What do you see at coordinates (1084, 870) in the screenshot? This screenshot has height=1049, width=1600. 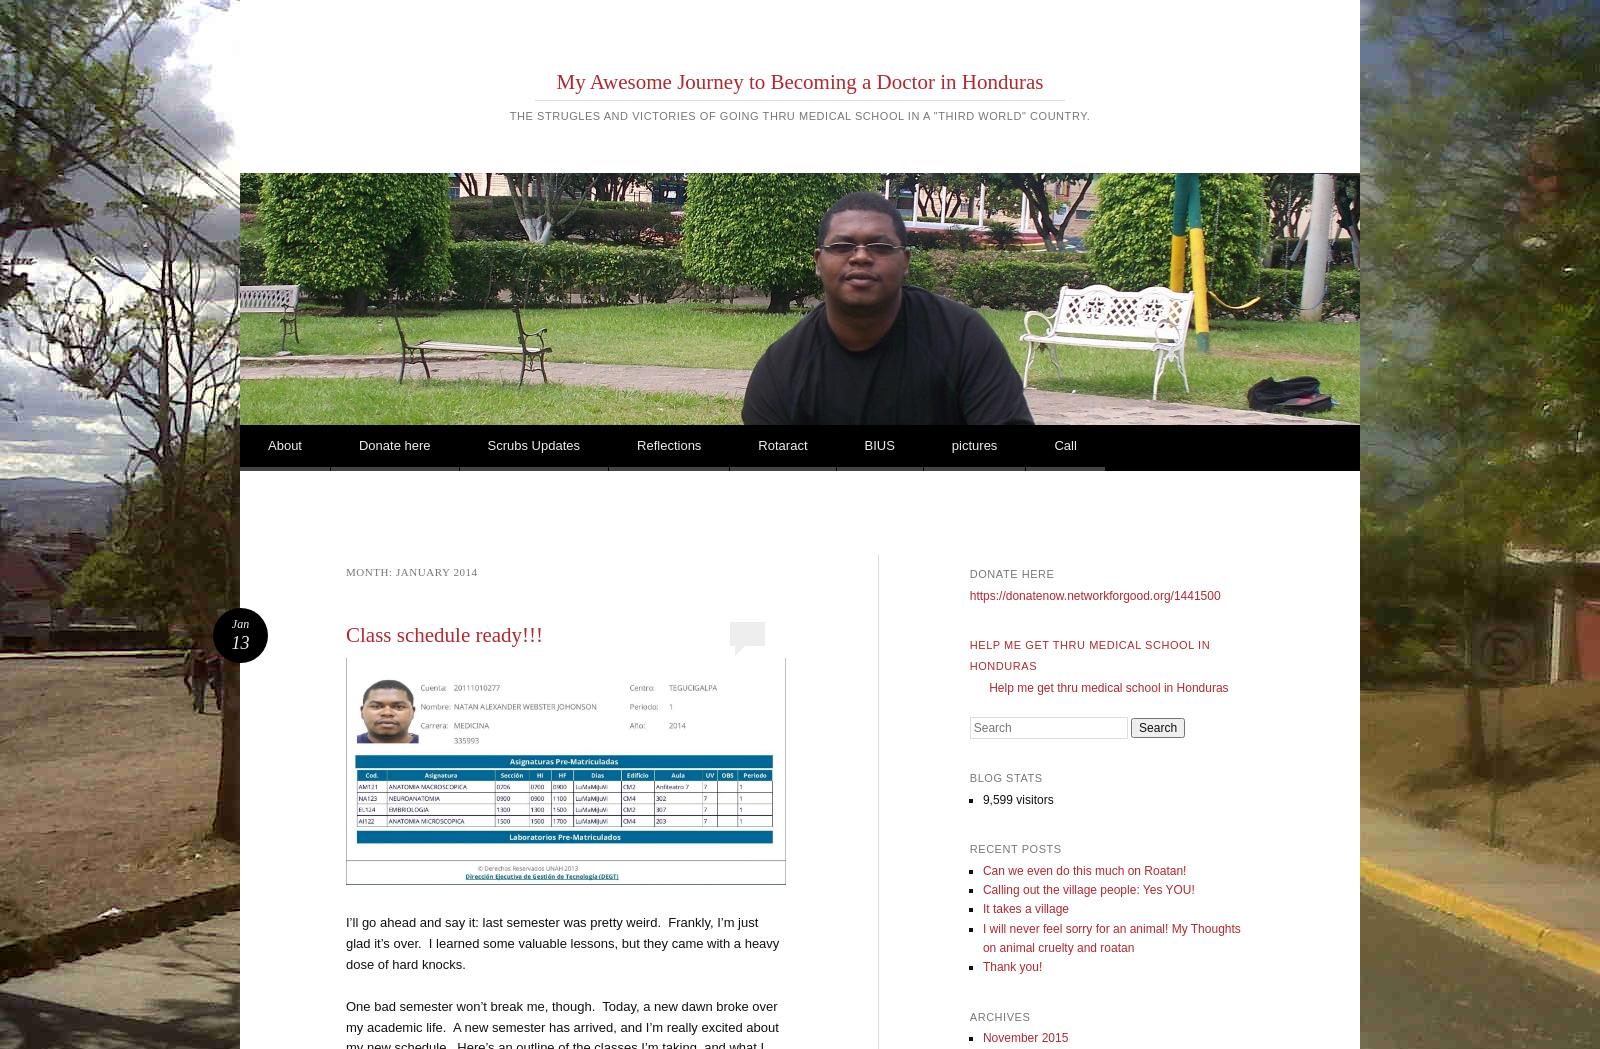 I see `'Can we even do this much on Roatan!'` at bounding box center [1084, 870].